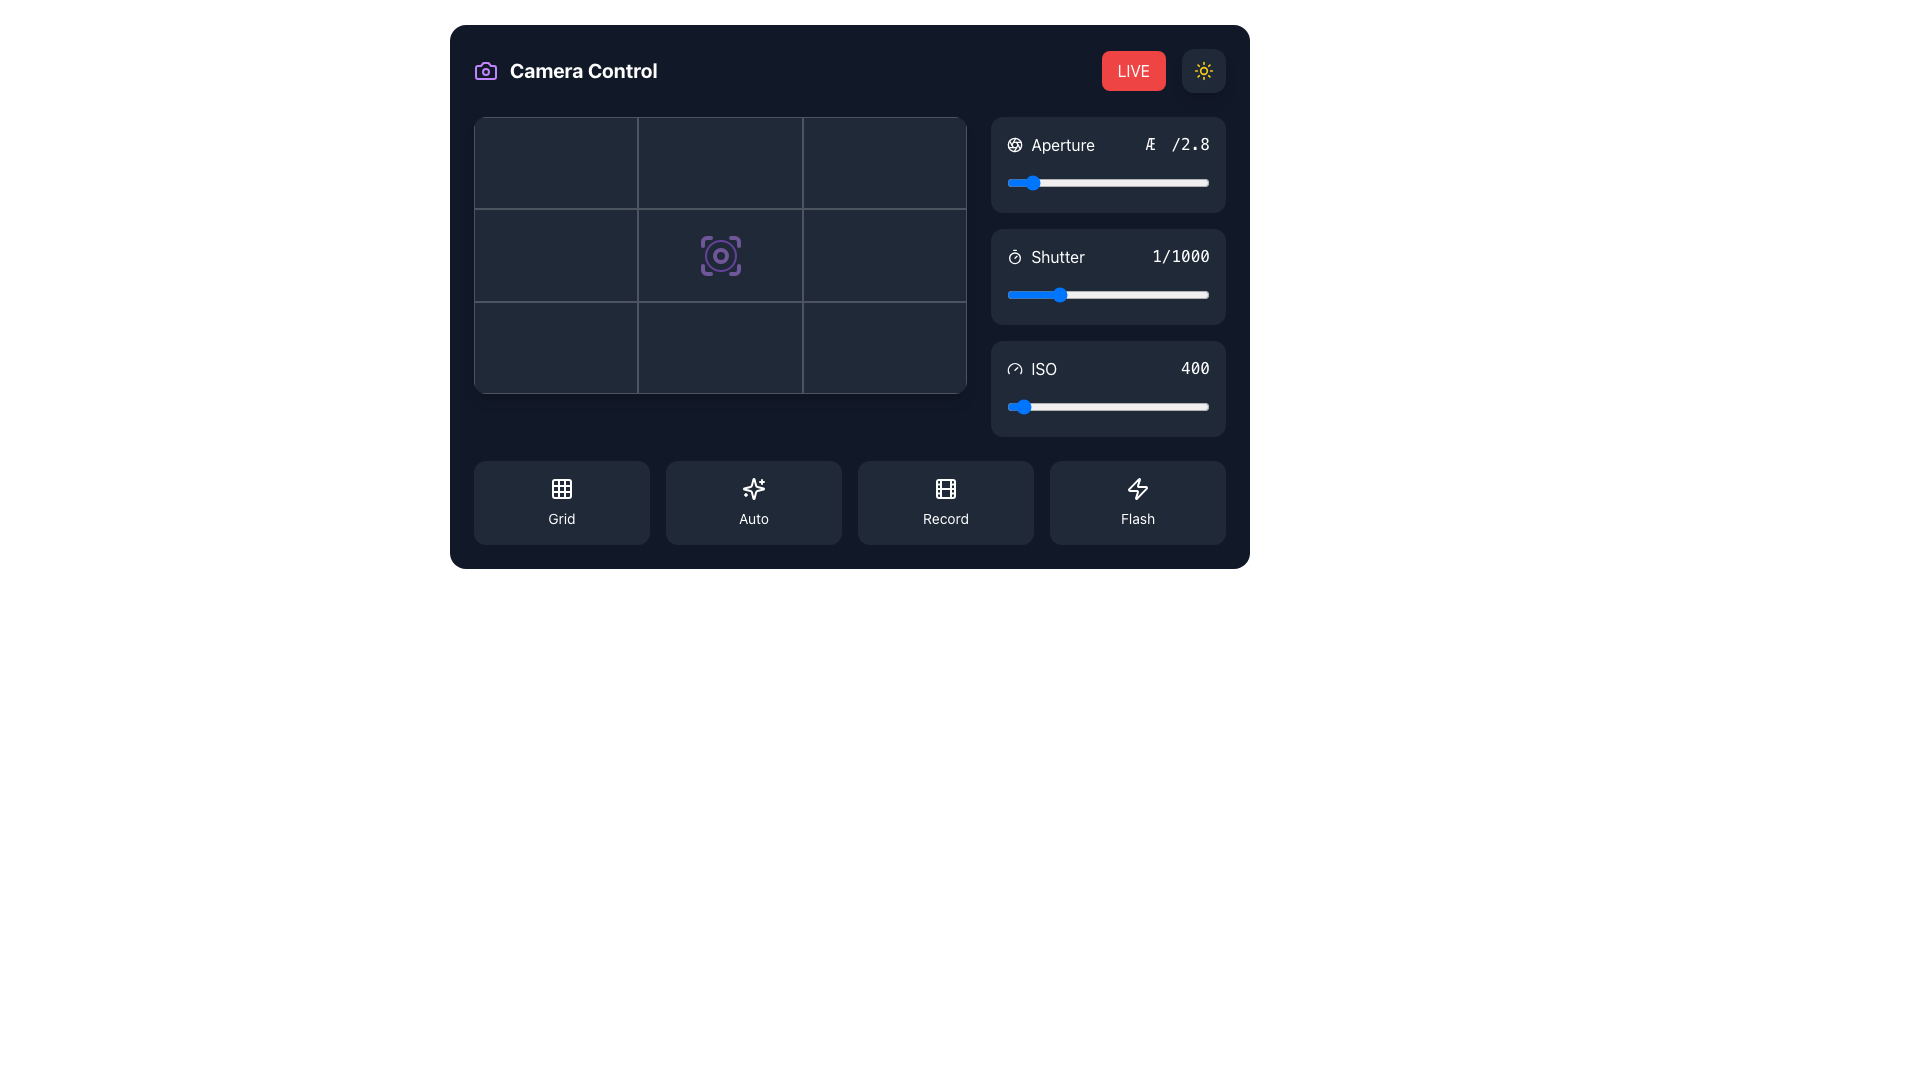  Describe the element at coordinates (560, 518) in the screenshot. I see `the 'Grid' text label displayed in a small-sized font with light text color against a dark background` at that location.